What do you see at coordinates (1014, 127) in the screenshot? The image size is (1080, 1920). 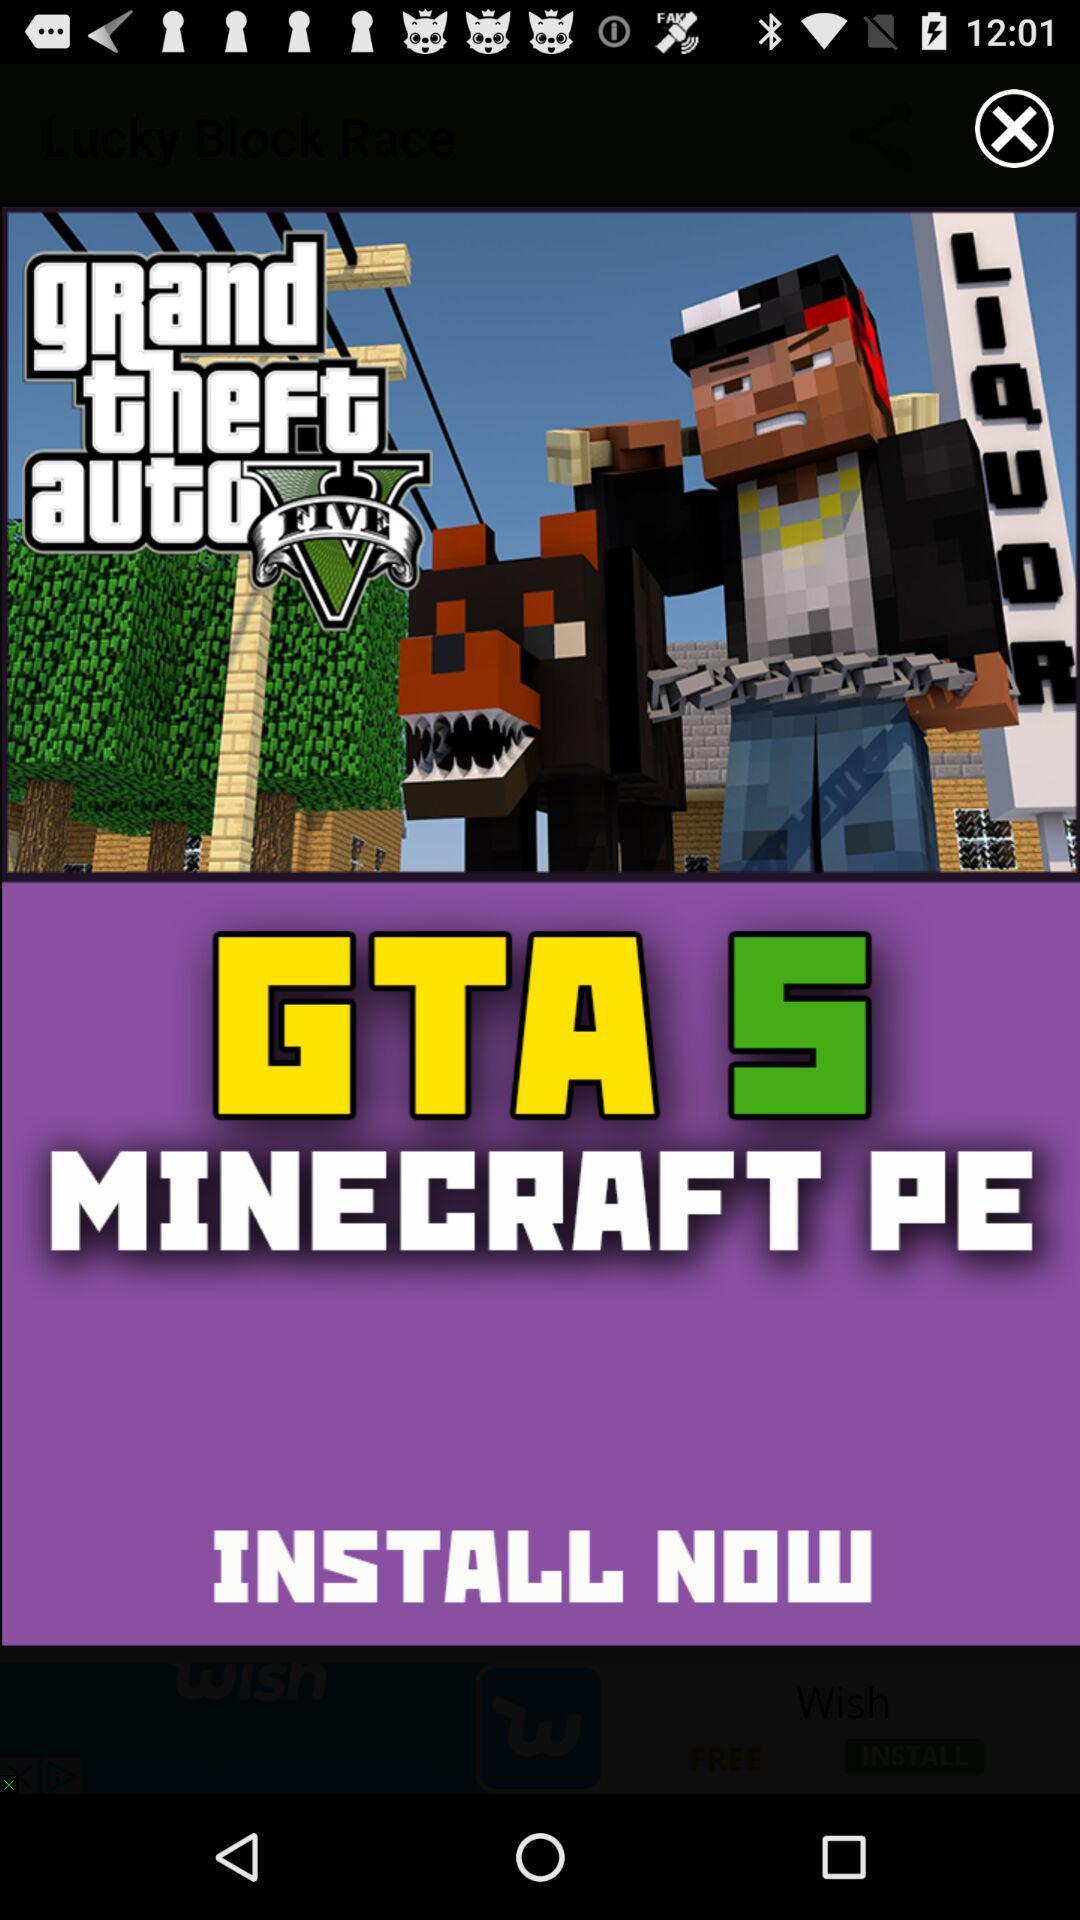 I see `window` at bounding box center [1014, 127].